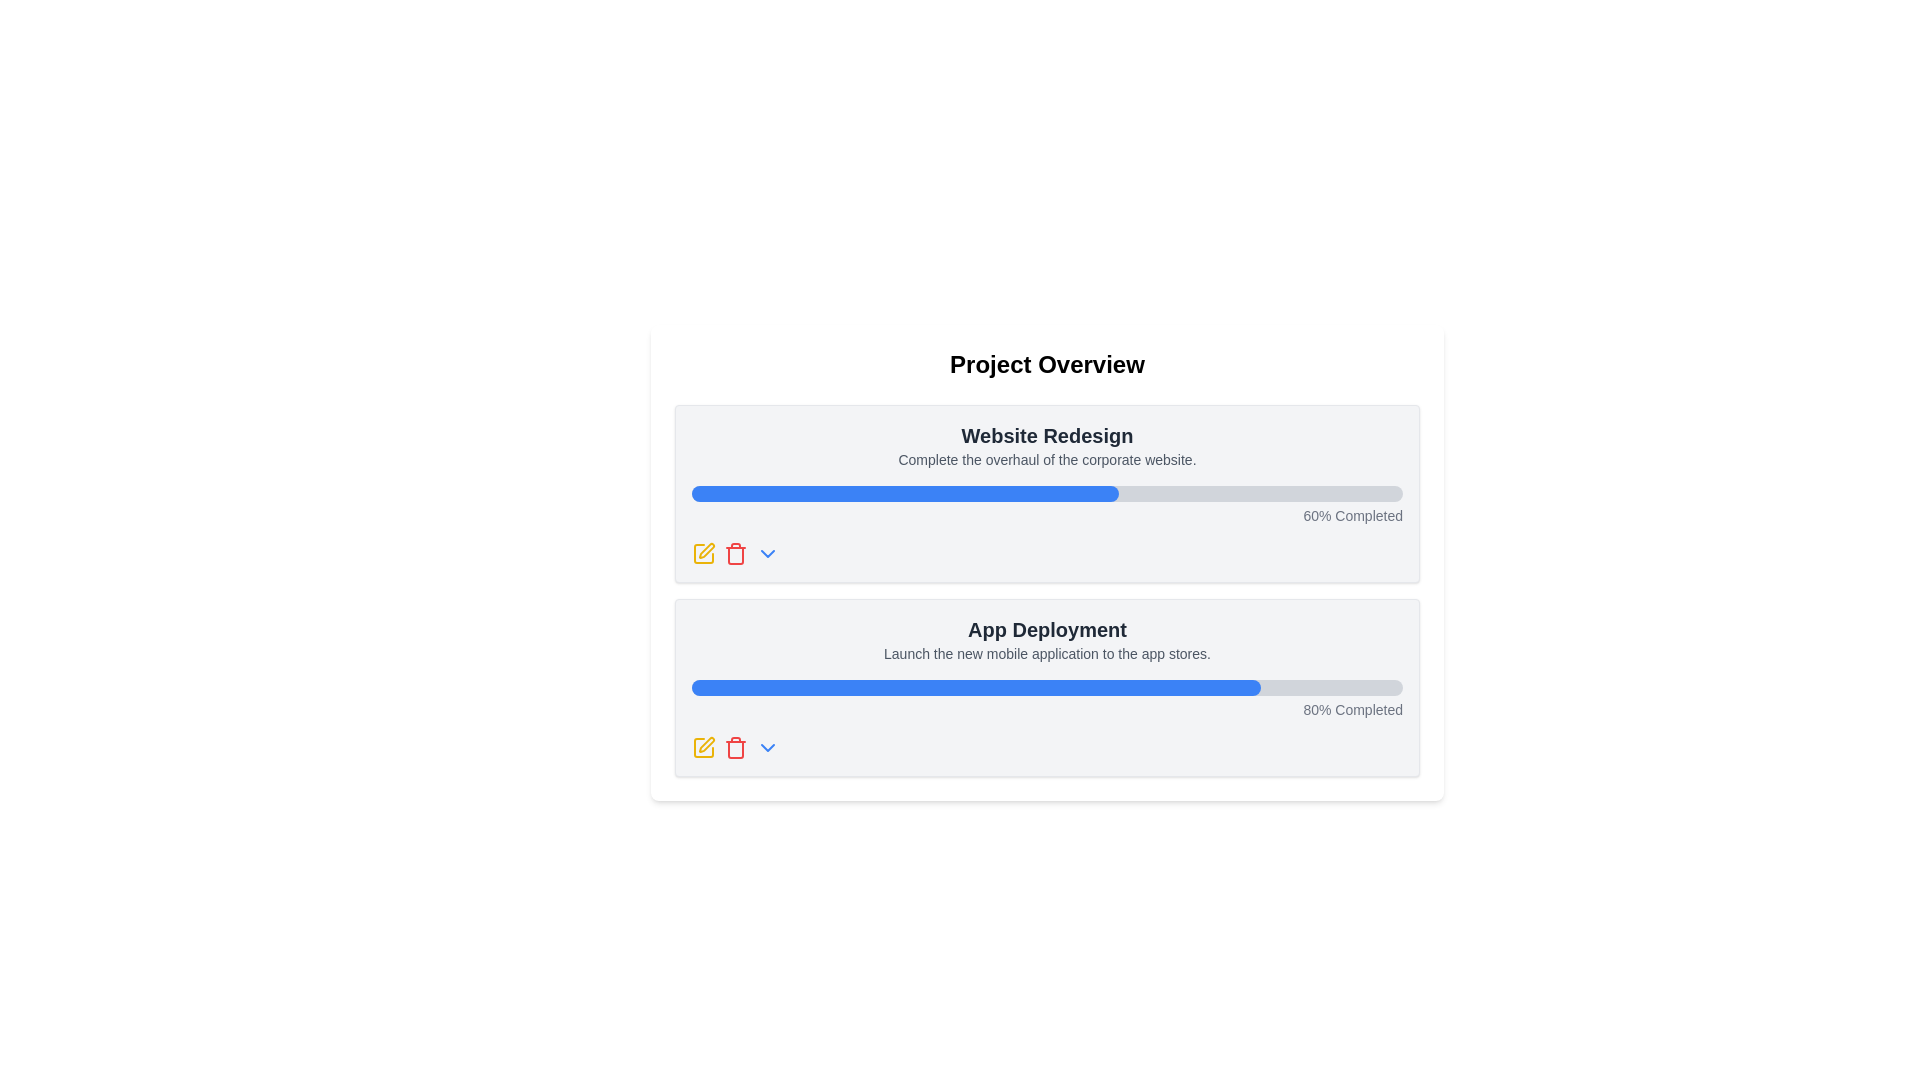 Image resolution: width=1920 pixels, height=1080 pixels. What do you see at coordinates (704, 748) in the screenshot?
I see `the graphical icon representing editing or modifying actions located in the lower-left corner of the 'App Deployment' card` at bounding box center [704, 748].